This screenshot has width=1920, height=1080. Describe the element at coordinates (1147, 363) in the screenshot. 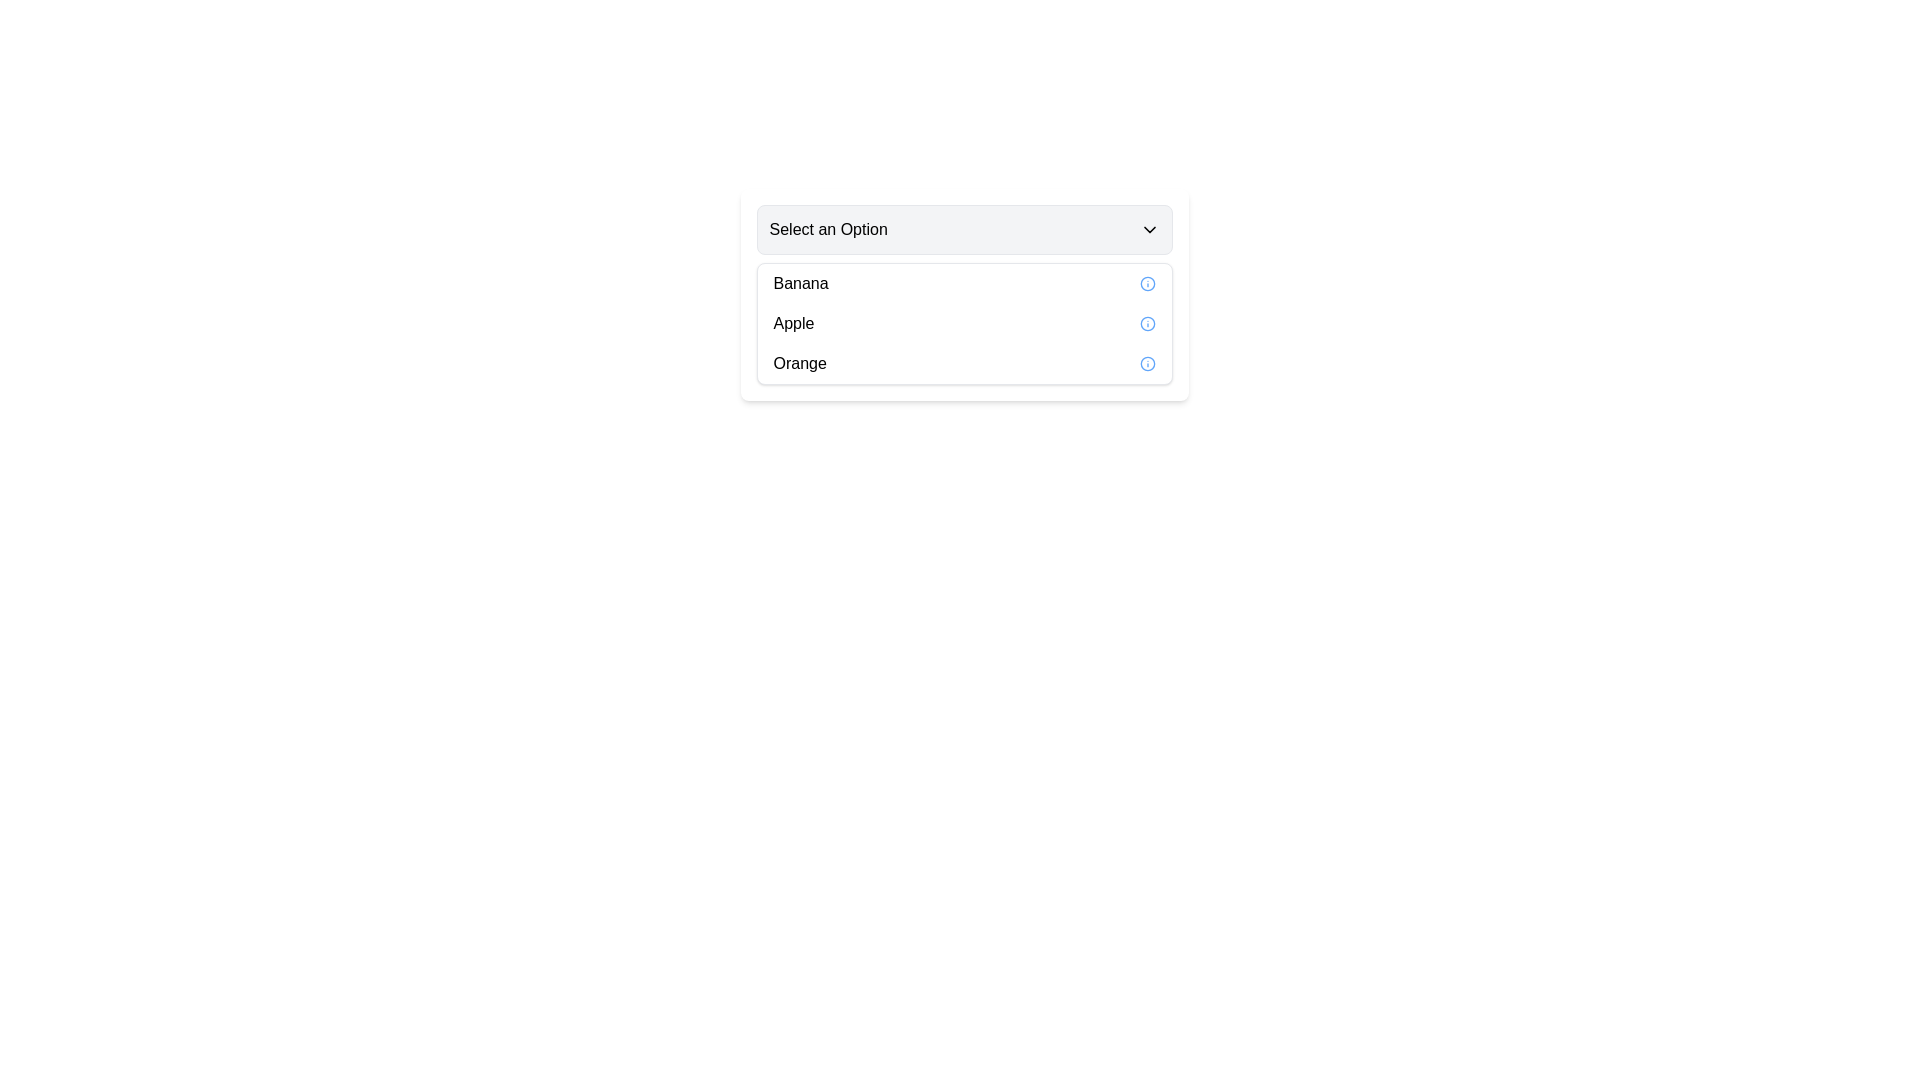

I see `the leftmost SVG circle icon associated with the 'Orange' option in the dropdown list to possibly reveal a tooltip` at that location.